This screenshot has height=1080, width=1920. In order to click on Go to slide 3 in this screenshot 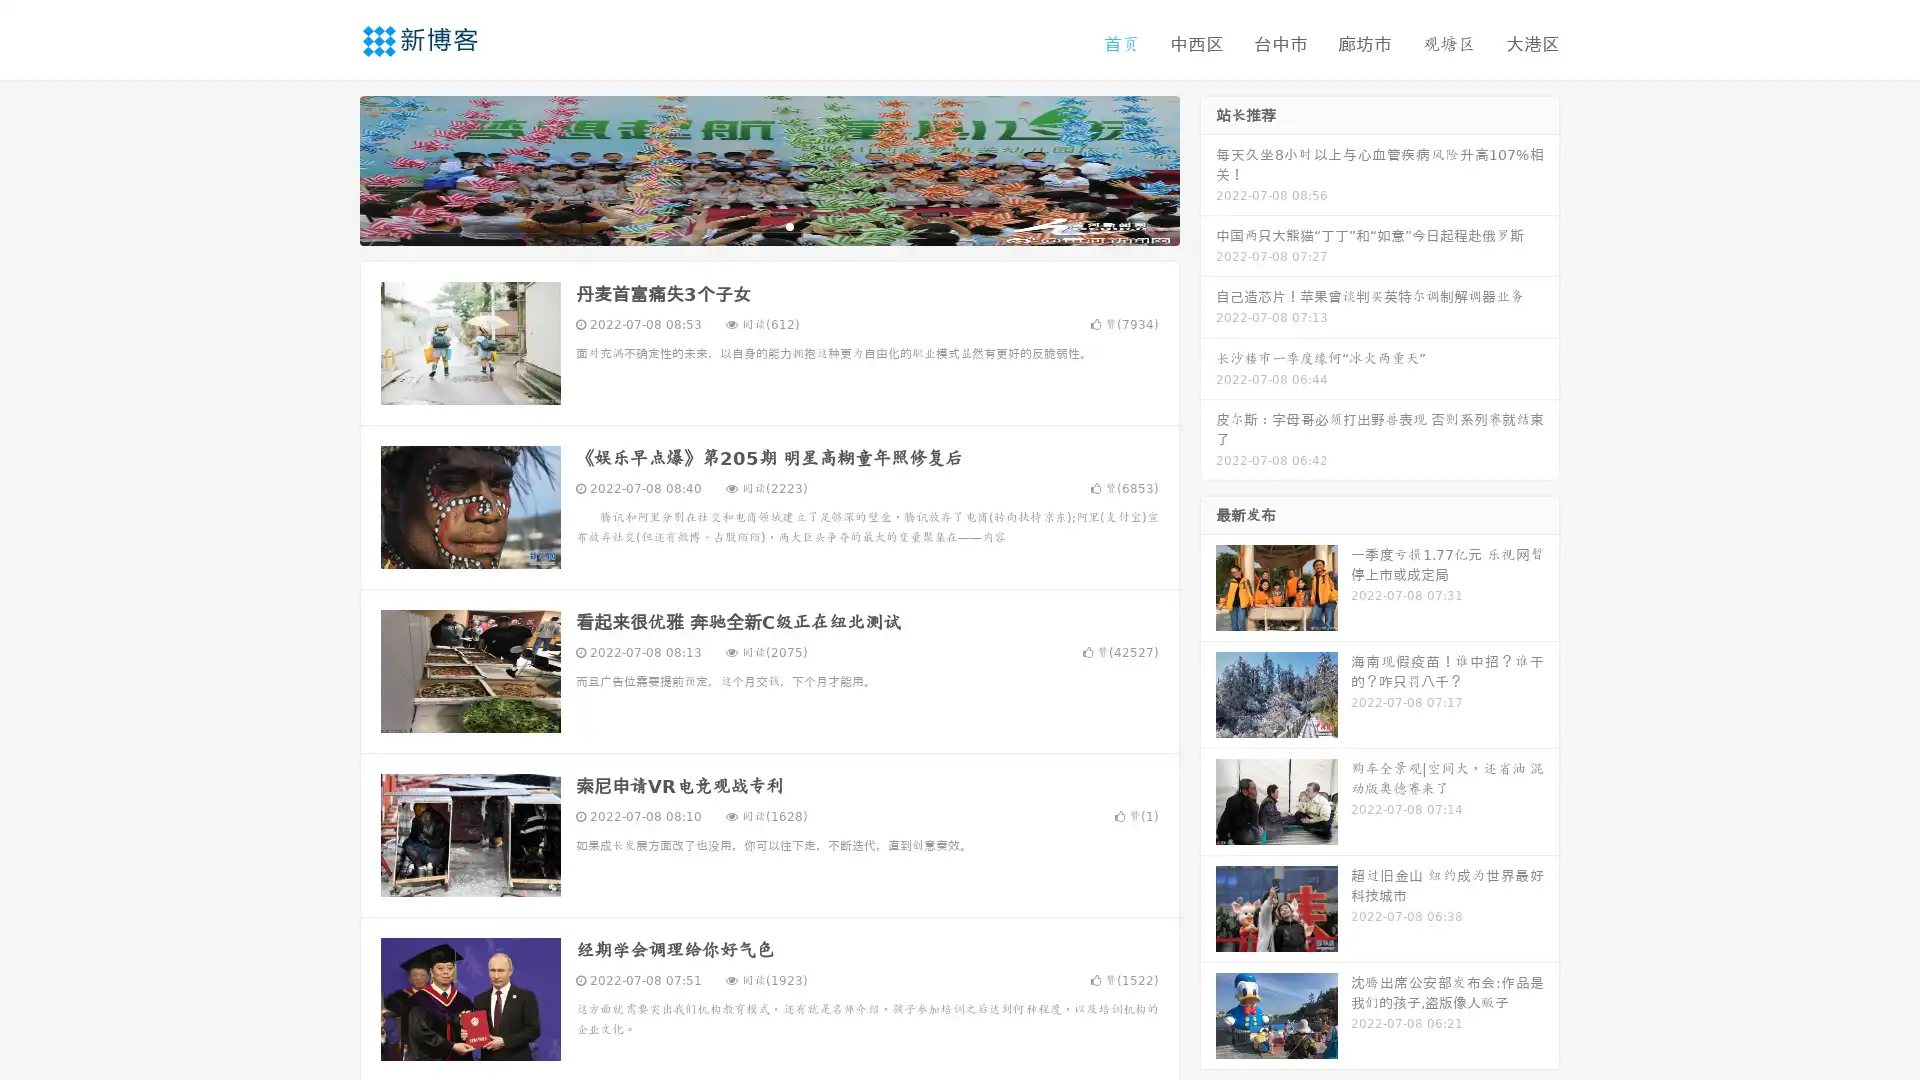, I will do `click(789, 225)`.